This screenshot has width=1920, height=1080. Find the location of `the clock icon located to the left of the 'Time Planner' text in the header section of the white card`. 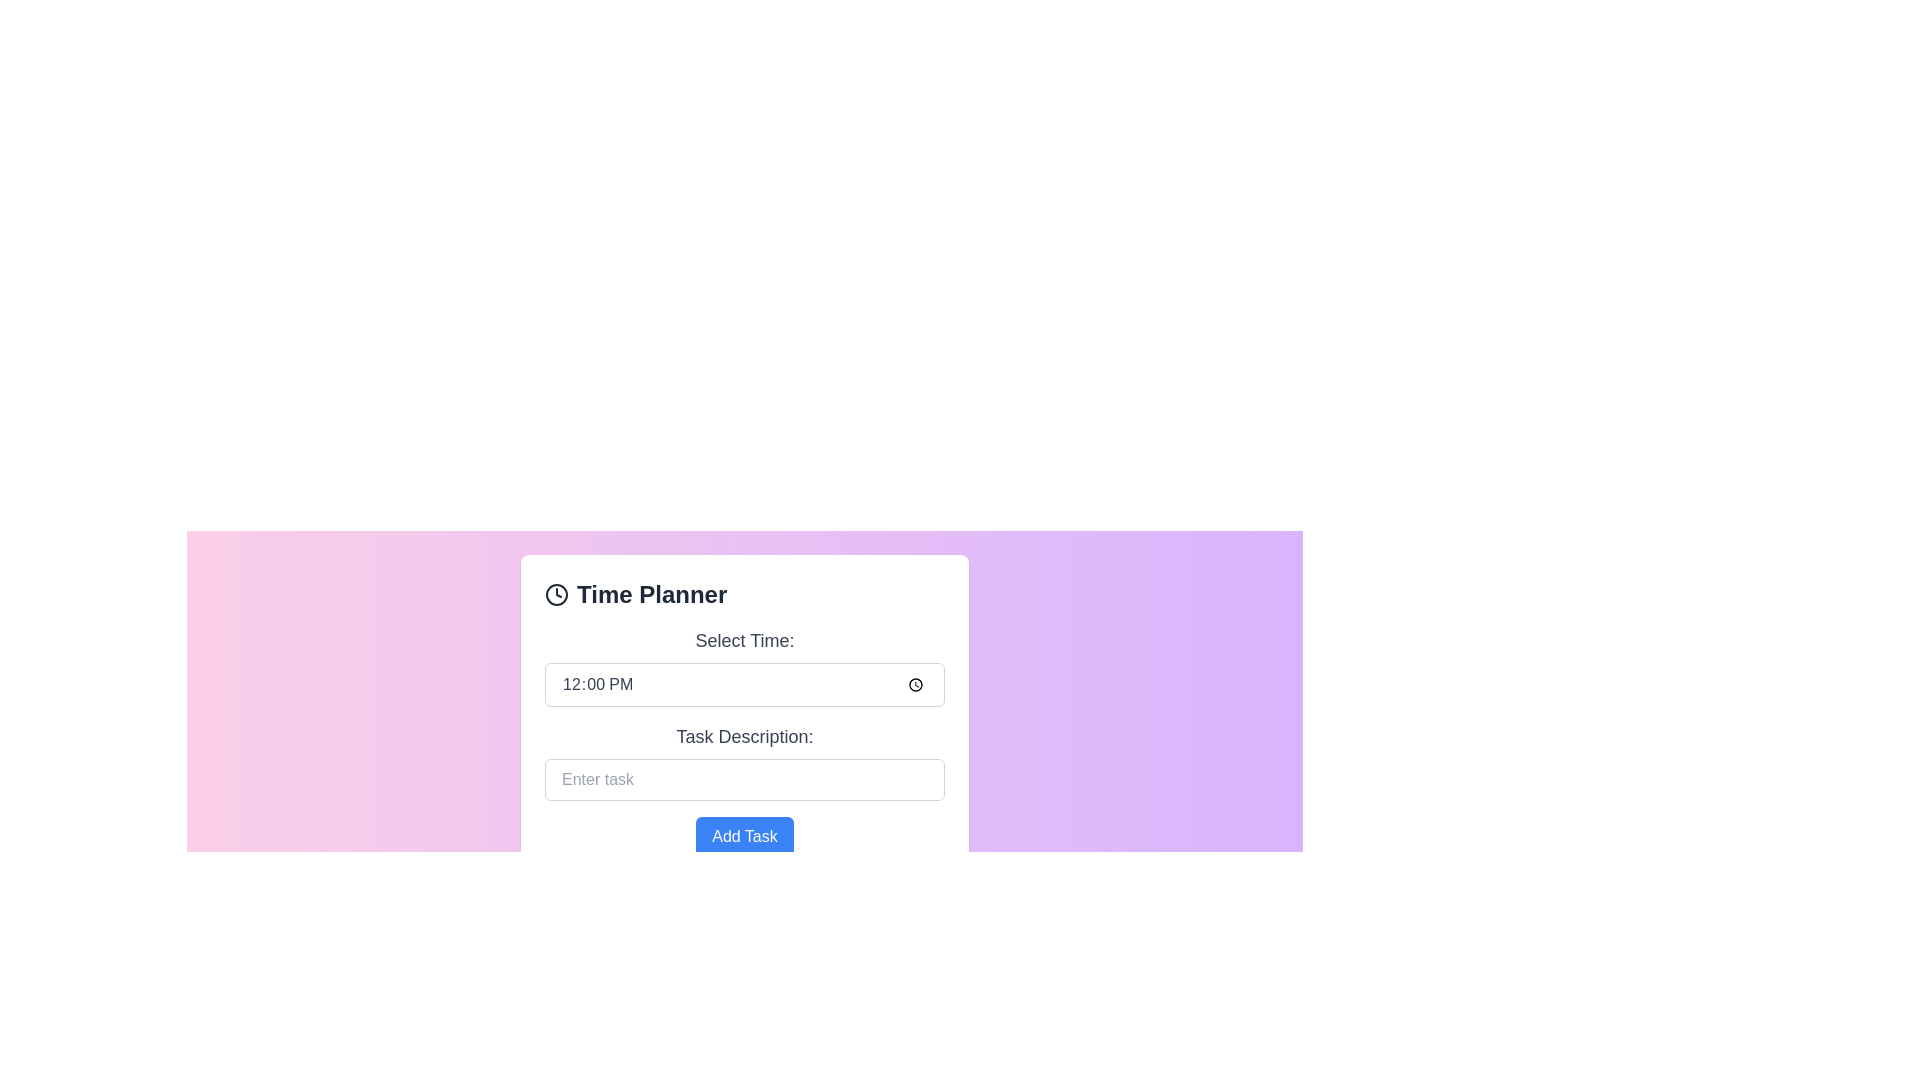

the clock icon located to the left of the 'Time Planner' text in the header section of the white card is located at coordinates (556, 593).